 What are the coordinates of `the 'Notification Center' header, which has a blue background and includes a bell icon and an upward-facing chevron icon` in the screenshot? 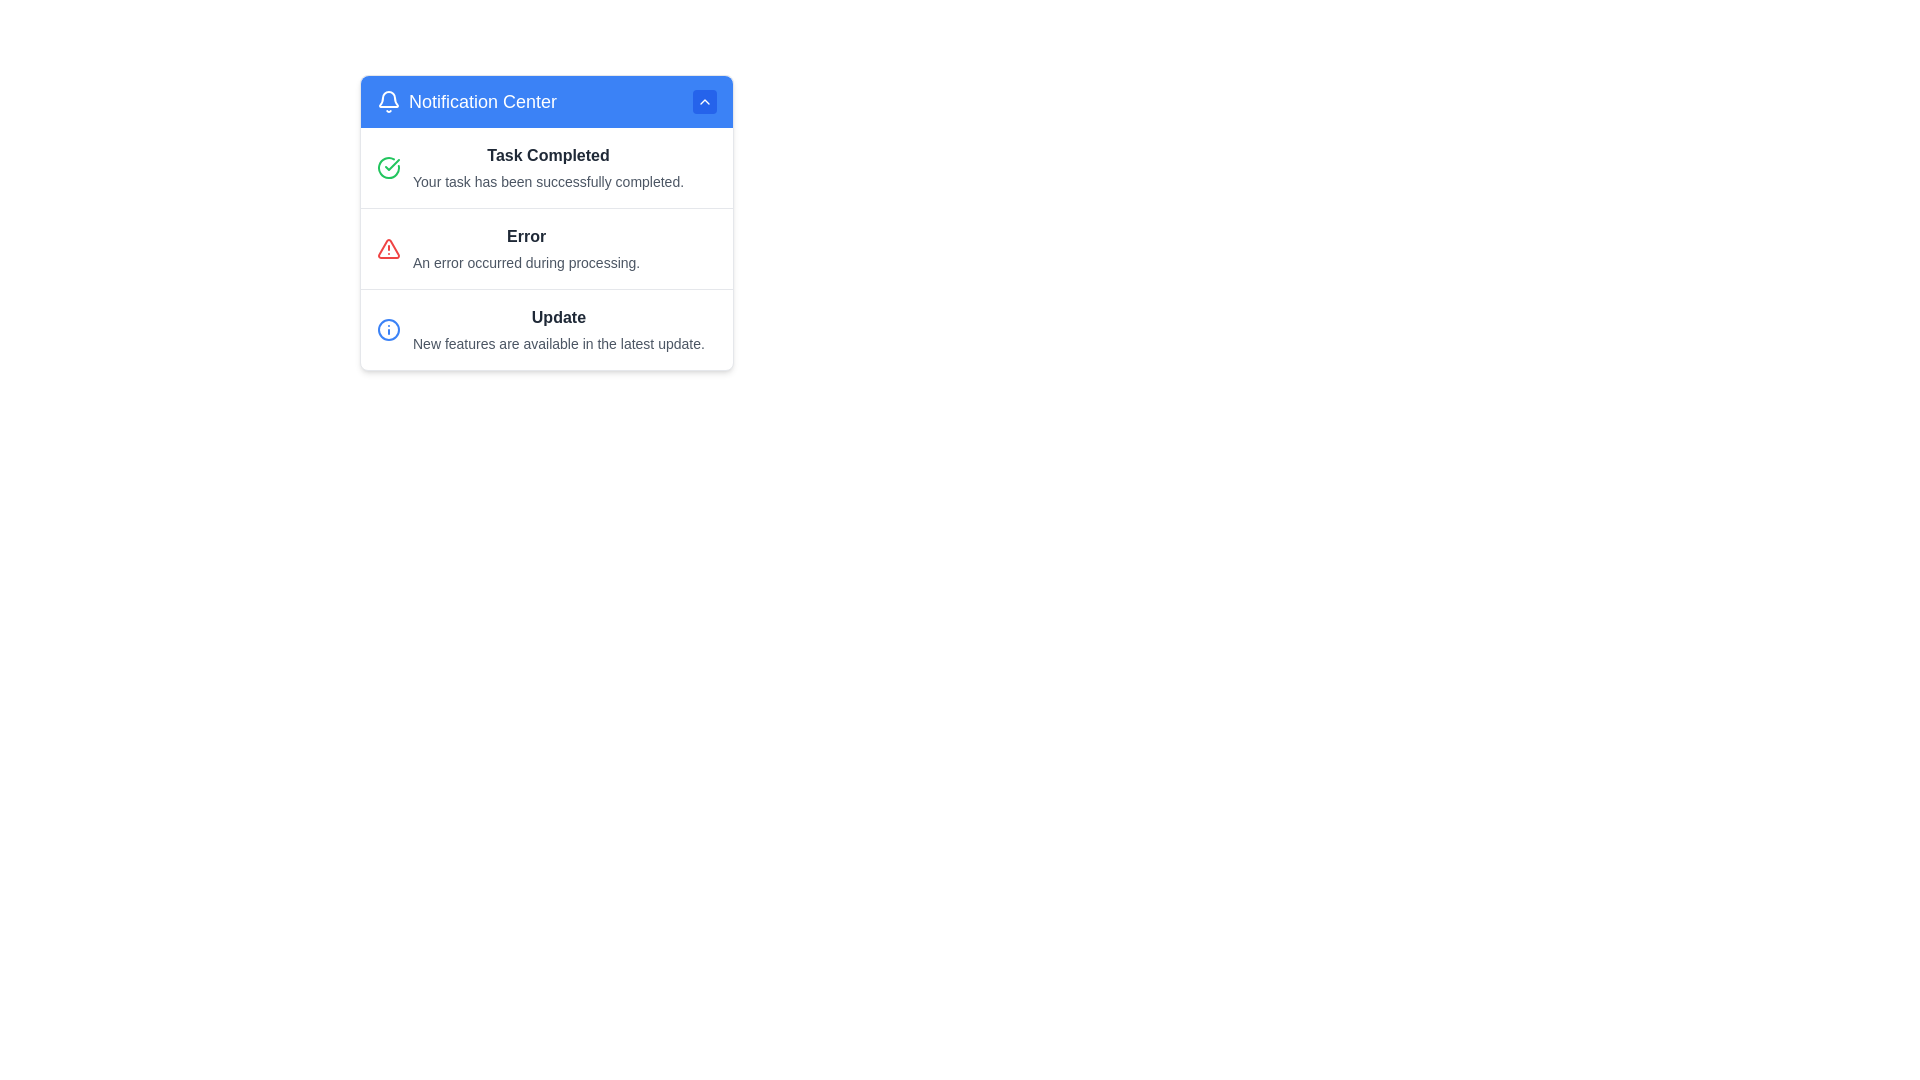 It's located at (547, 101).